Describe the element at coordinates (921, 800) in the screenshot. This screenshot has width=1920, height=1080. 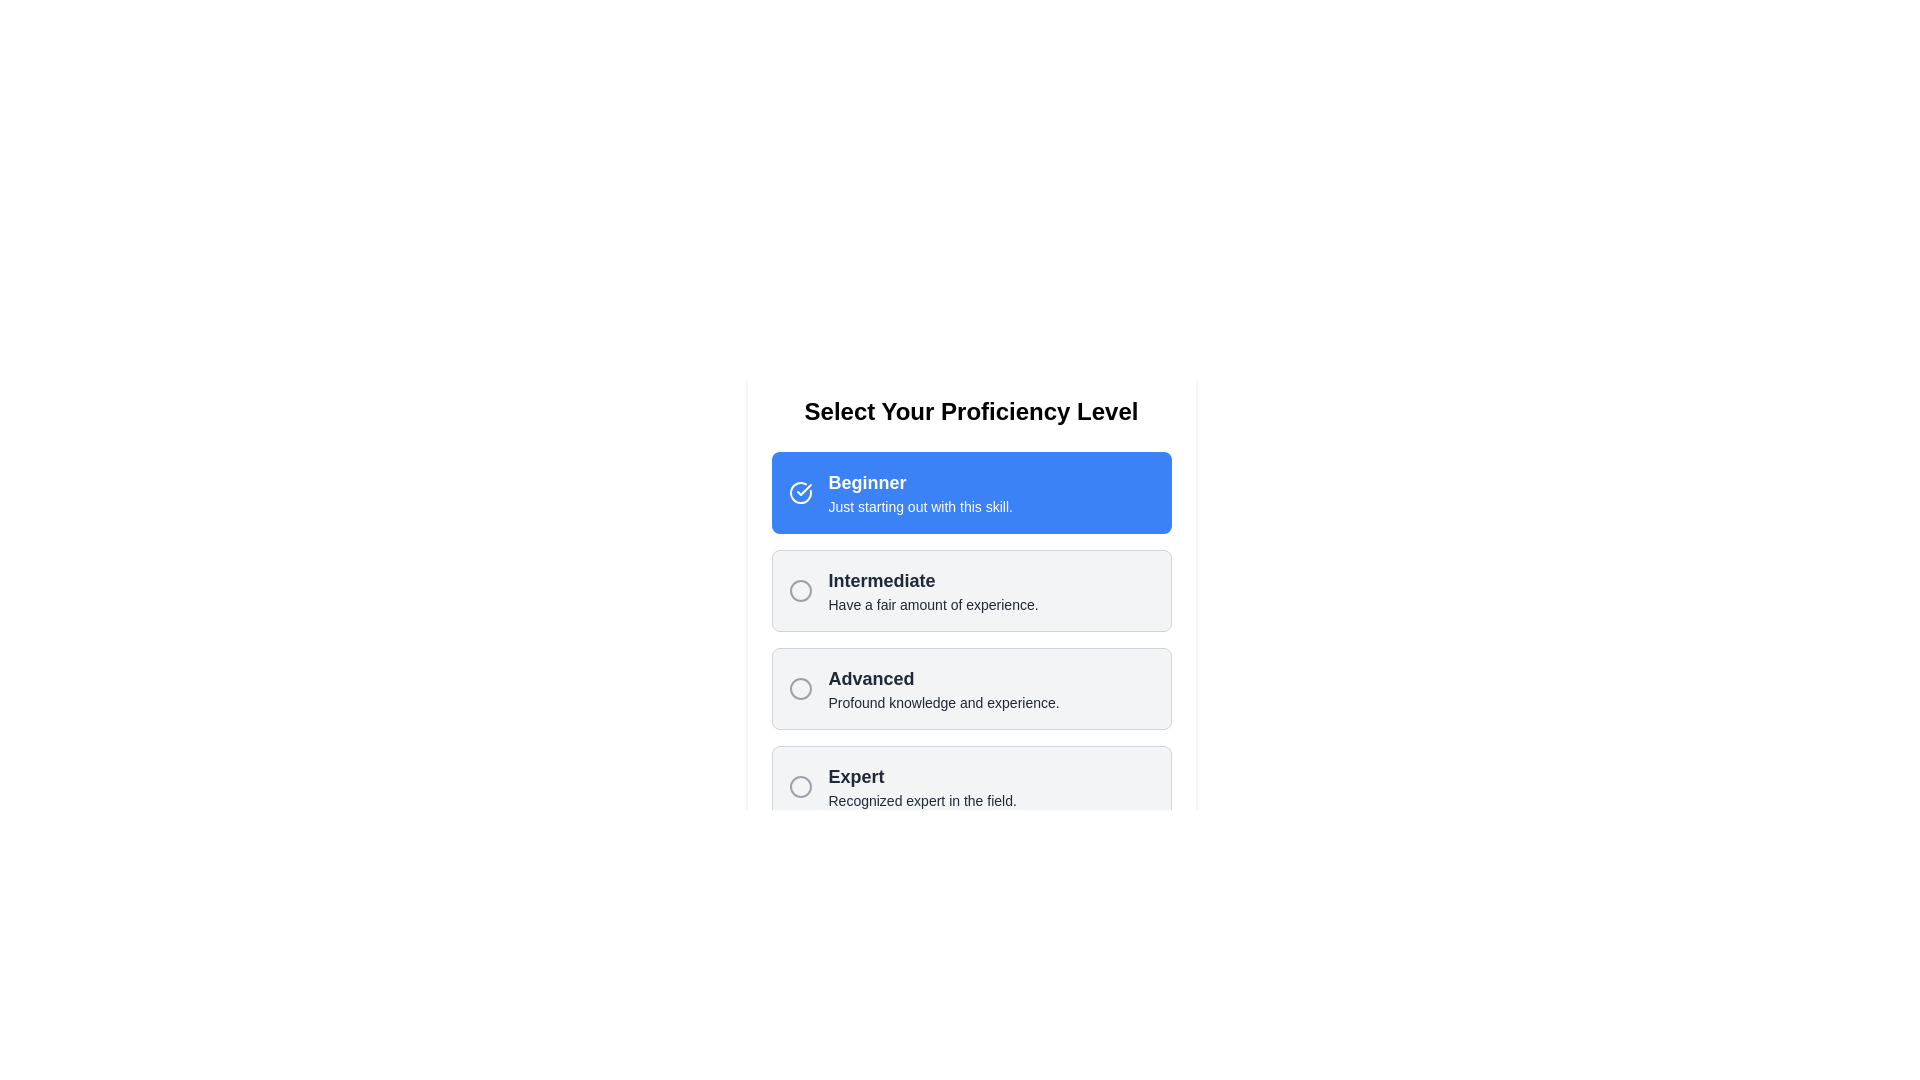
I see `the text label displaying 'Recognized expert in the field.' located under the title 'Expert' in the proficiency level selection interface` at that location.